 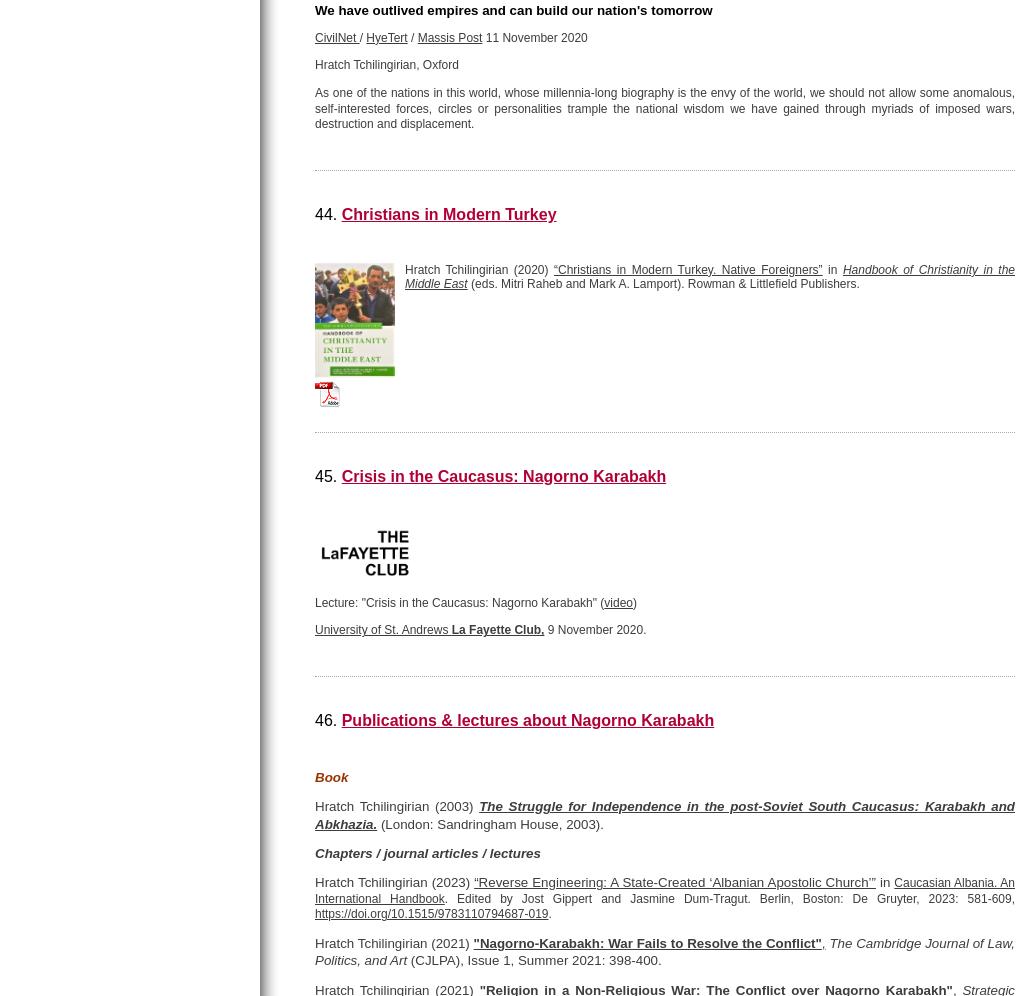 I want to click on 'Hratch Tchilingirian, Oxford', so click(x=386, y=64).